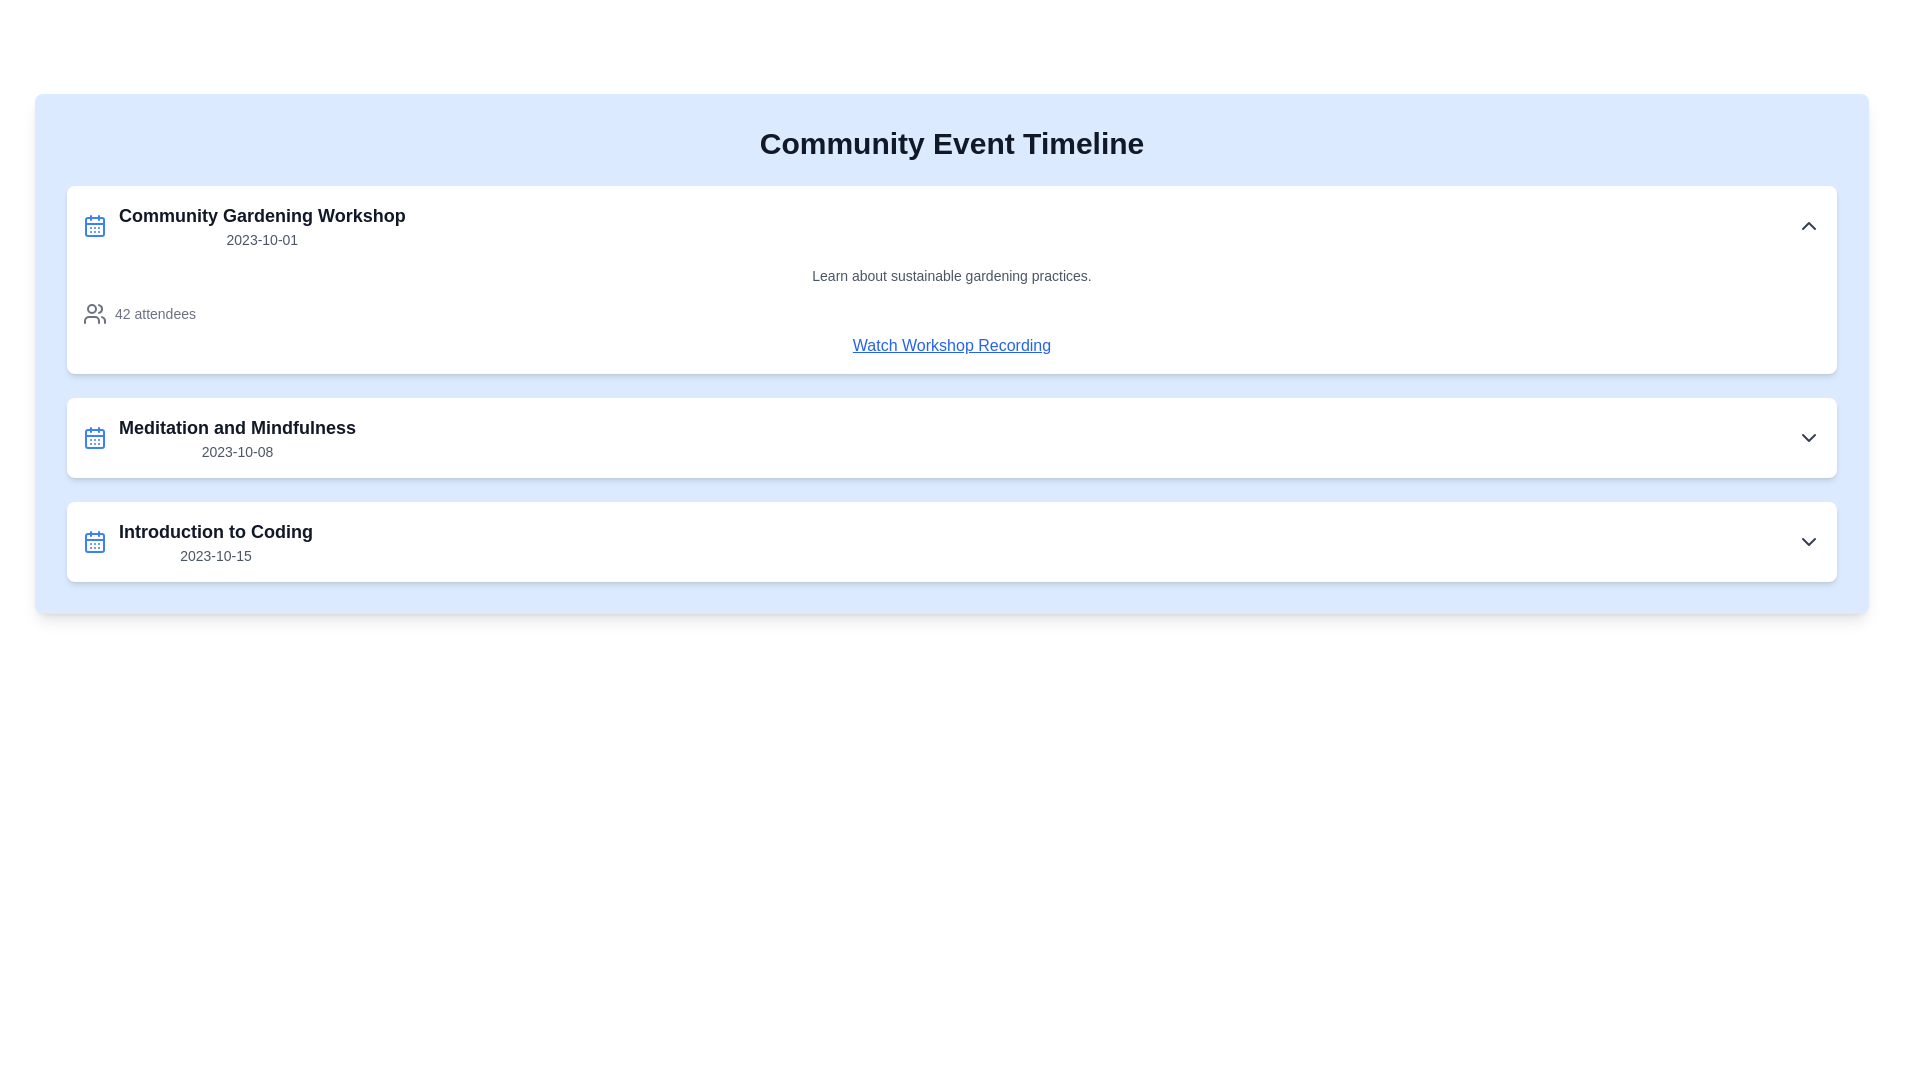  Describe the element at coordinates (94, 437) in the screenshot. I see `the calendar SVG icon located to the left of the 'Meditation and Mindfulness' text, which indicates the event date '2023-10-08' in the second event section` at that location.